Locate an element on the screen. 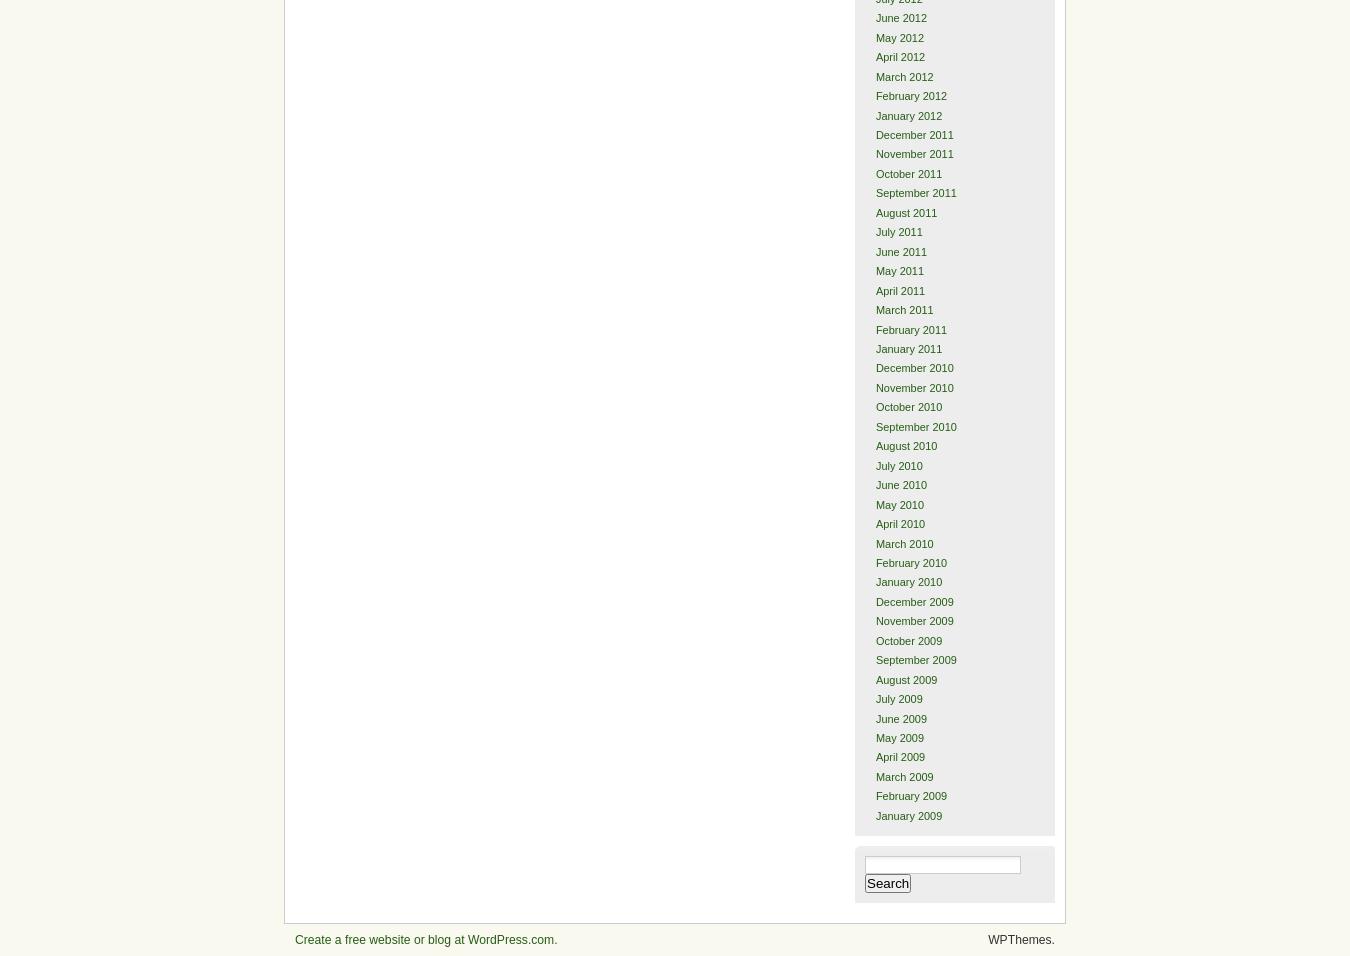  'January 2012' is located at coordinates (907, 114).